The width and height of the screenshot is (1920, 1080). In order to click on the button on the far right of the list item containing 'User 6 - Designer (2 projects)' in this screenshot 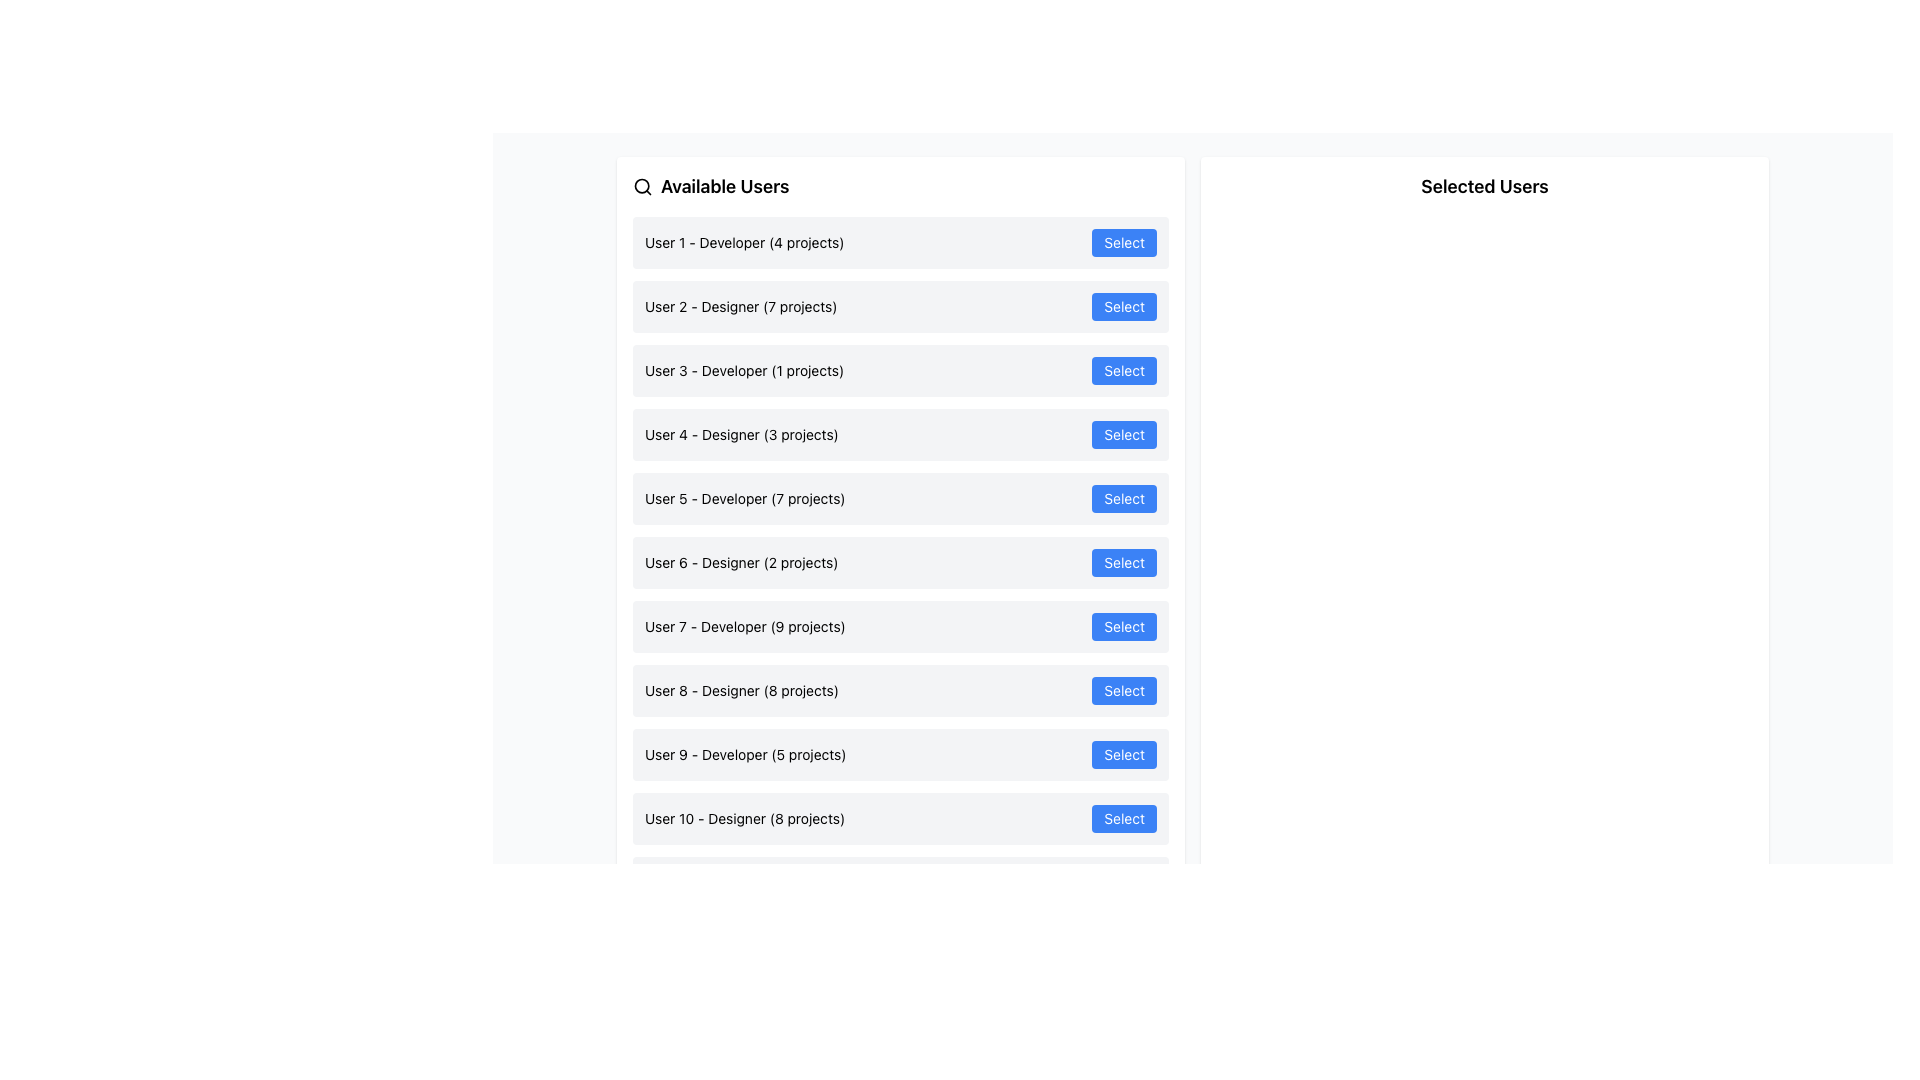, I will do `click(1124, 563)`.